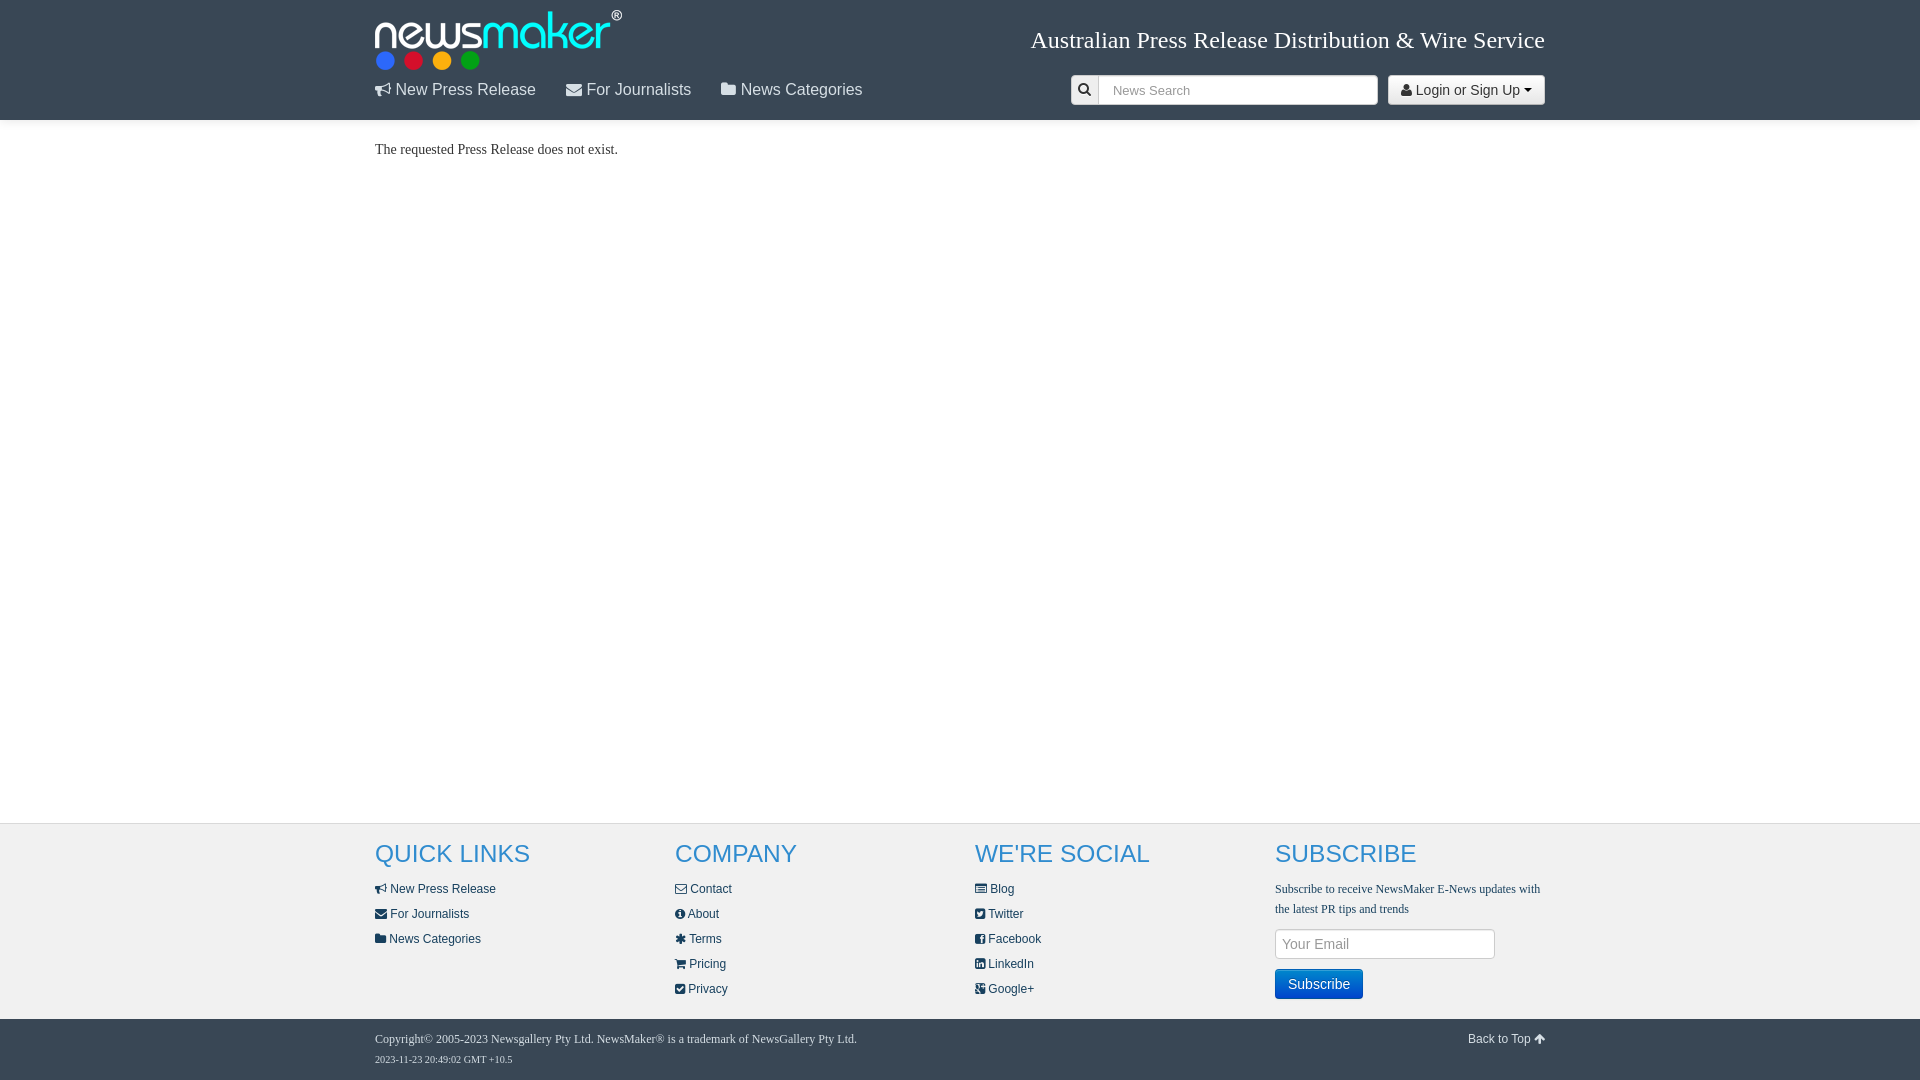  What do you see at coordinates (974, 887) in the screenshot?
I see `'Blog'` at bounding box center [974, 887].